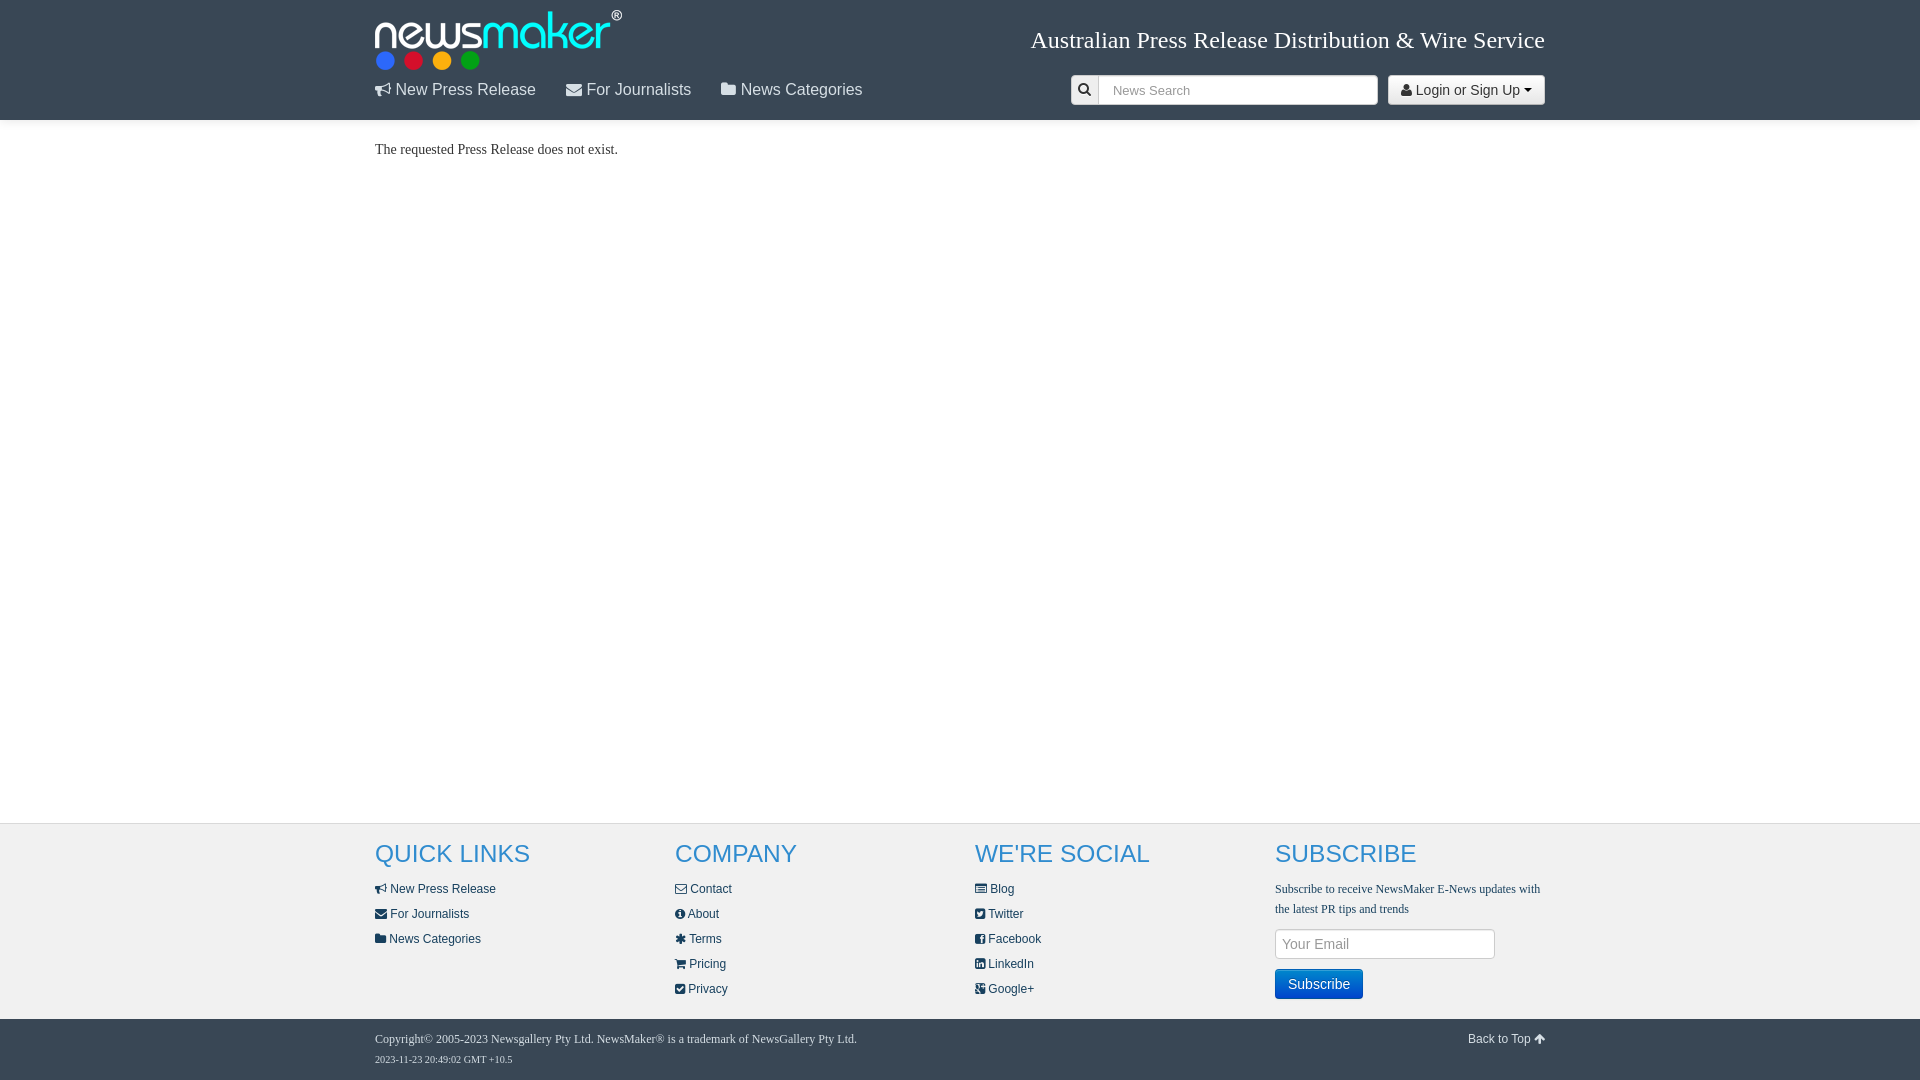  What do you see at coordinates (974, 887) in the screenshot?
I see `'Blog'` at bounding box center [974, 887].